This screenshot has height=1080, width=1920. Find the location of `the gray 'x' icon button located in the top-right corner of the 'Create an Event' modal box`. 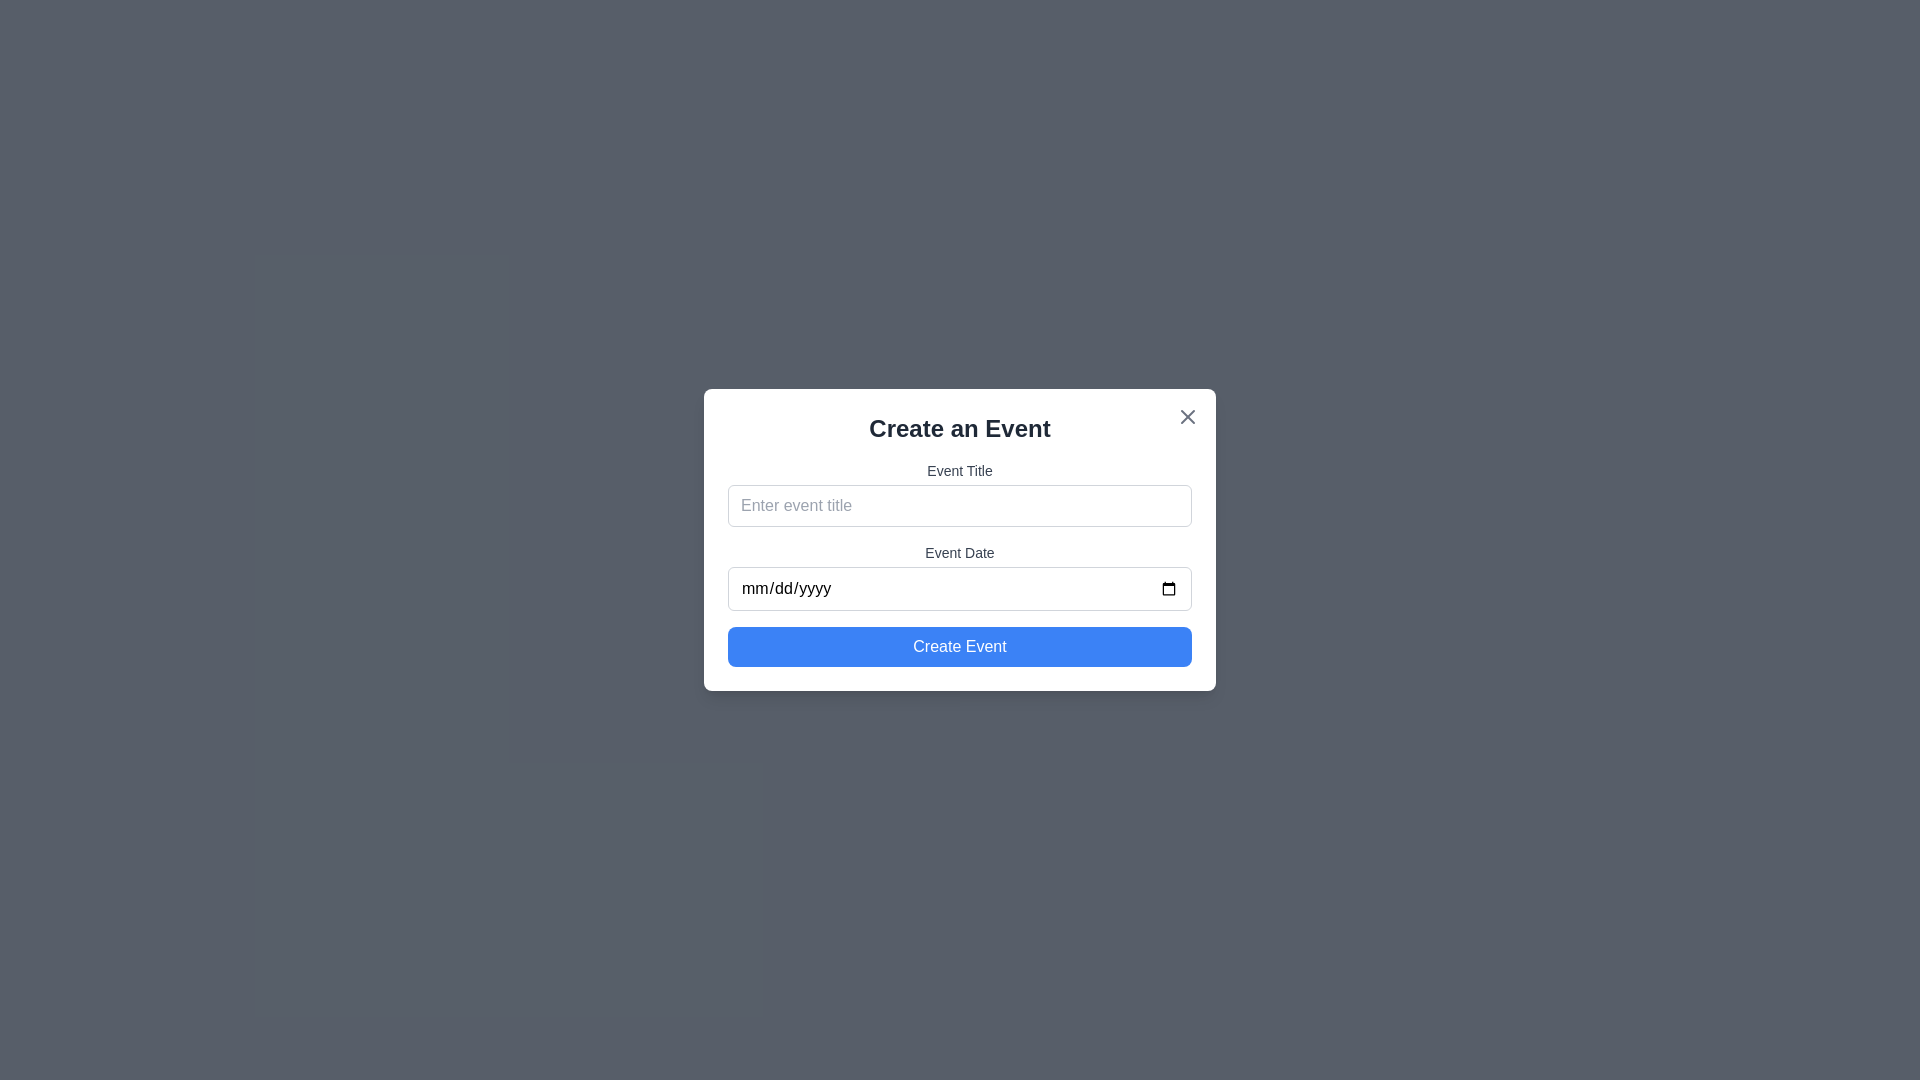

the gray 'x' icon button located in the top-right corner of the 'Create an Event' modal box is located at coordinates (1188, 415).